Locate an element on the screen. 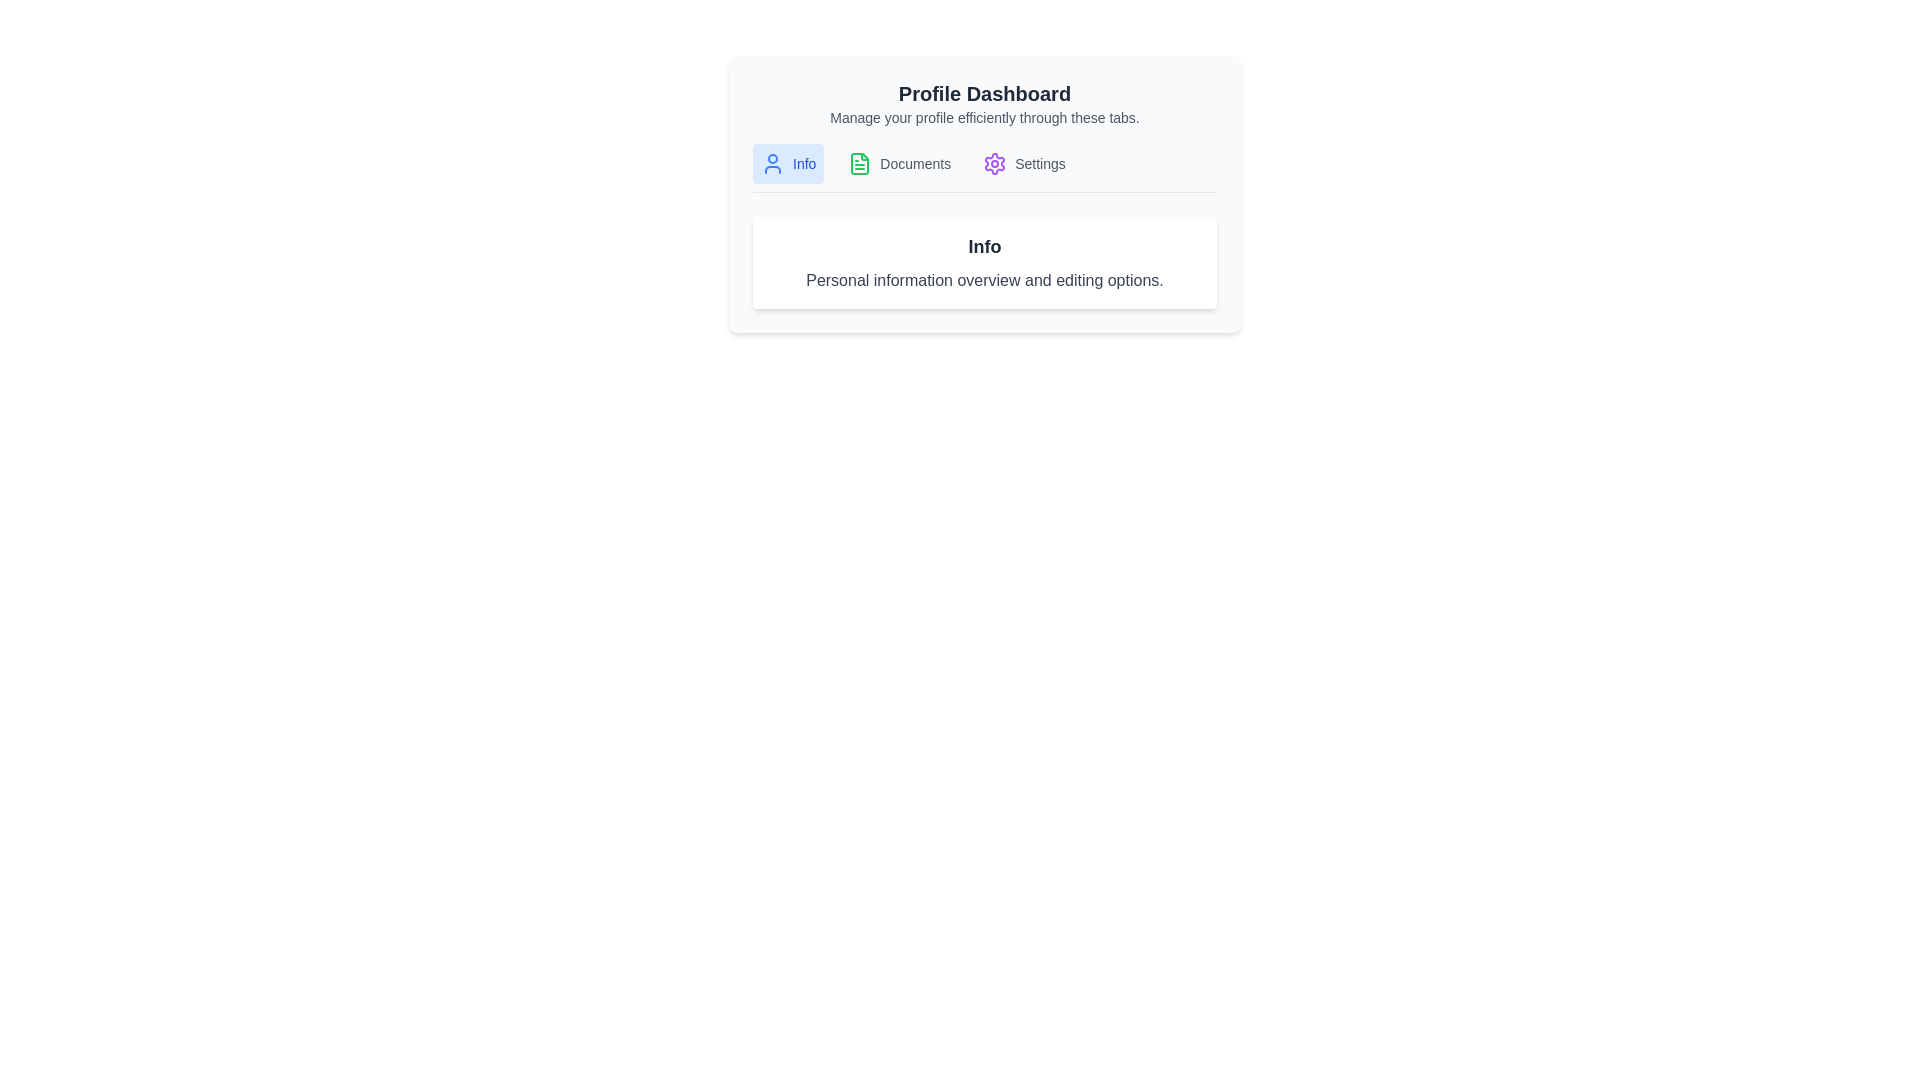  the Documents tab to observe its specific content is located at coordinates (897, 163).